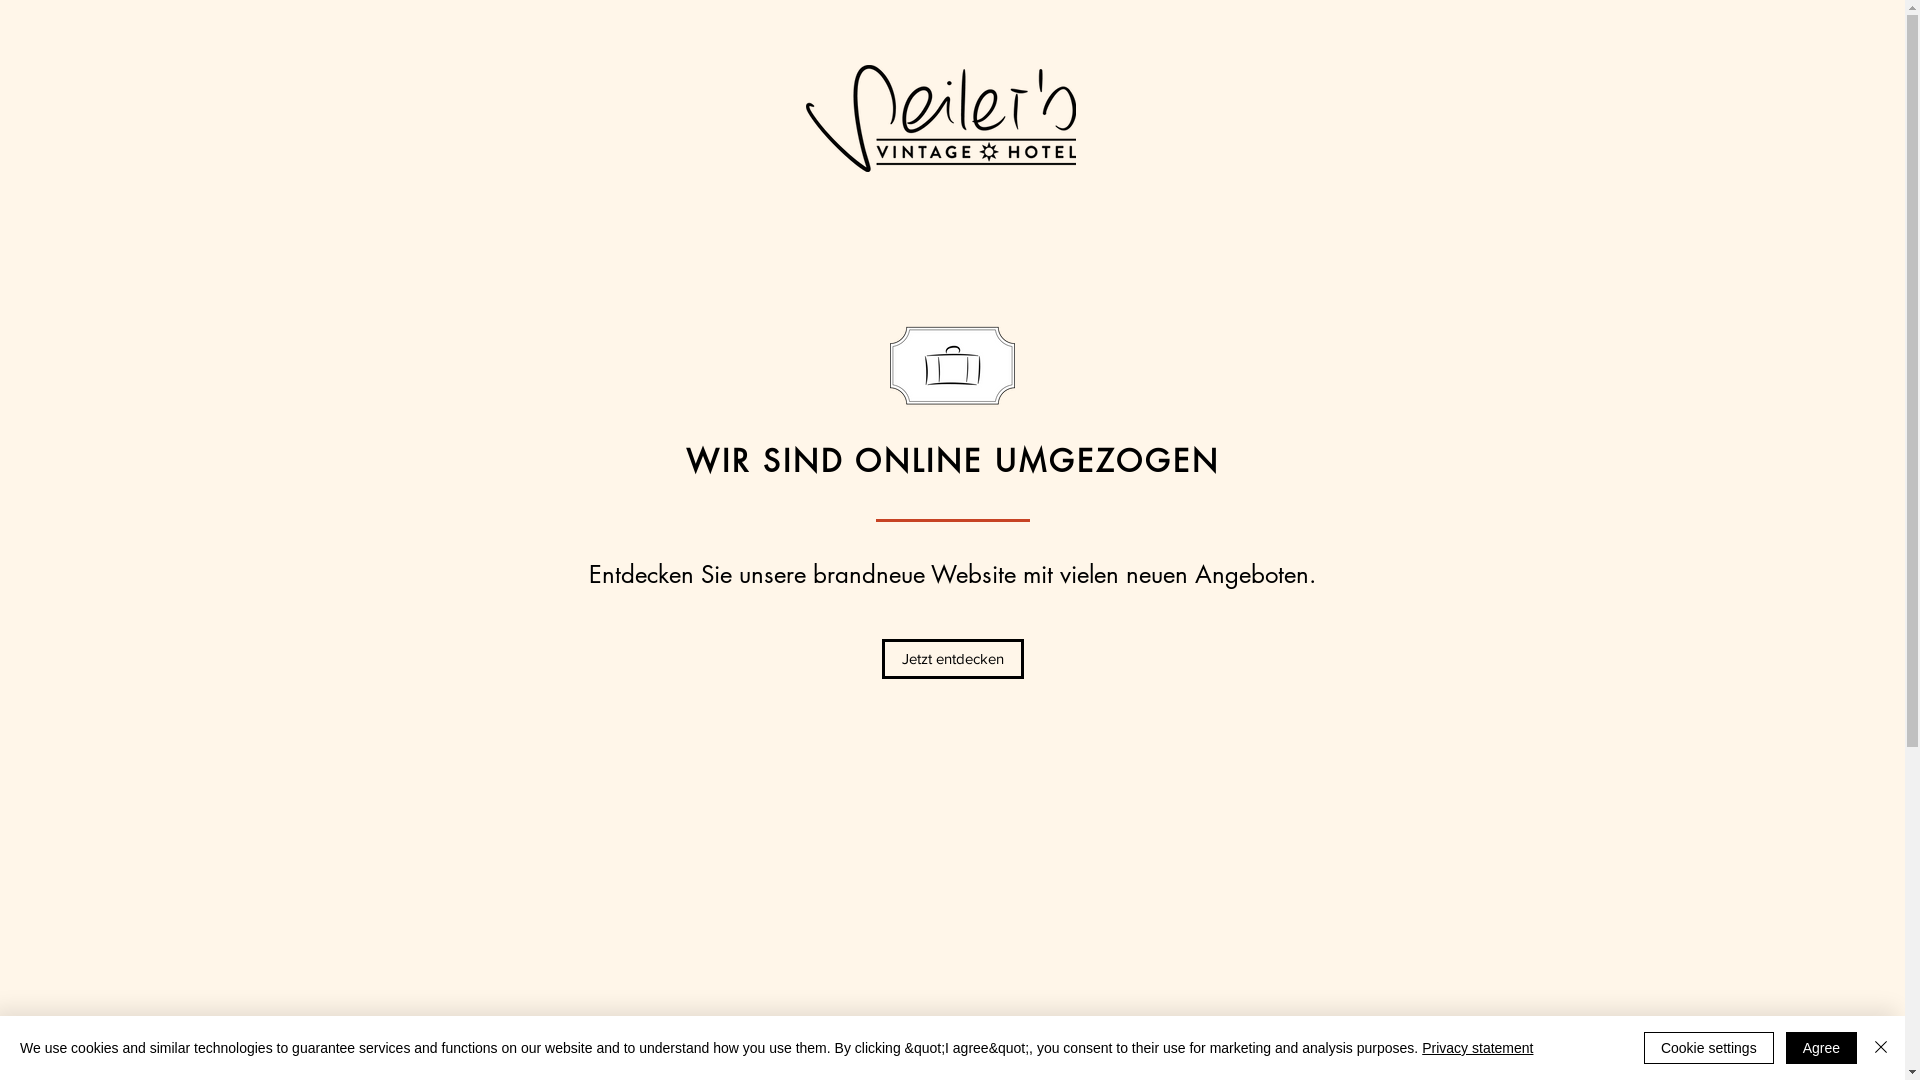  What do you see at coordinates (939, 118) in the screenshot?
I see `'Seilers-Logo-schwarz.png'` at bounding box center [939, 118].